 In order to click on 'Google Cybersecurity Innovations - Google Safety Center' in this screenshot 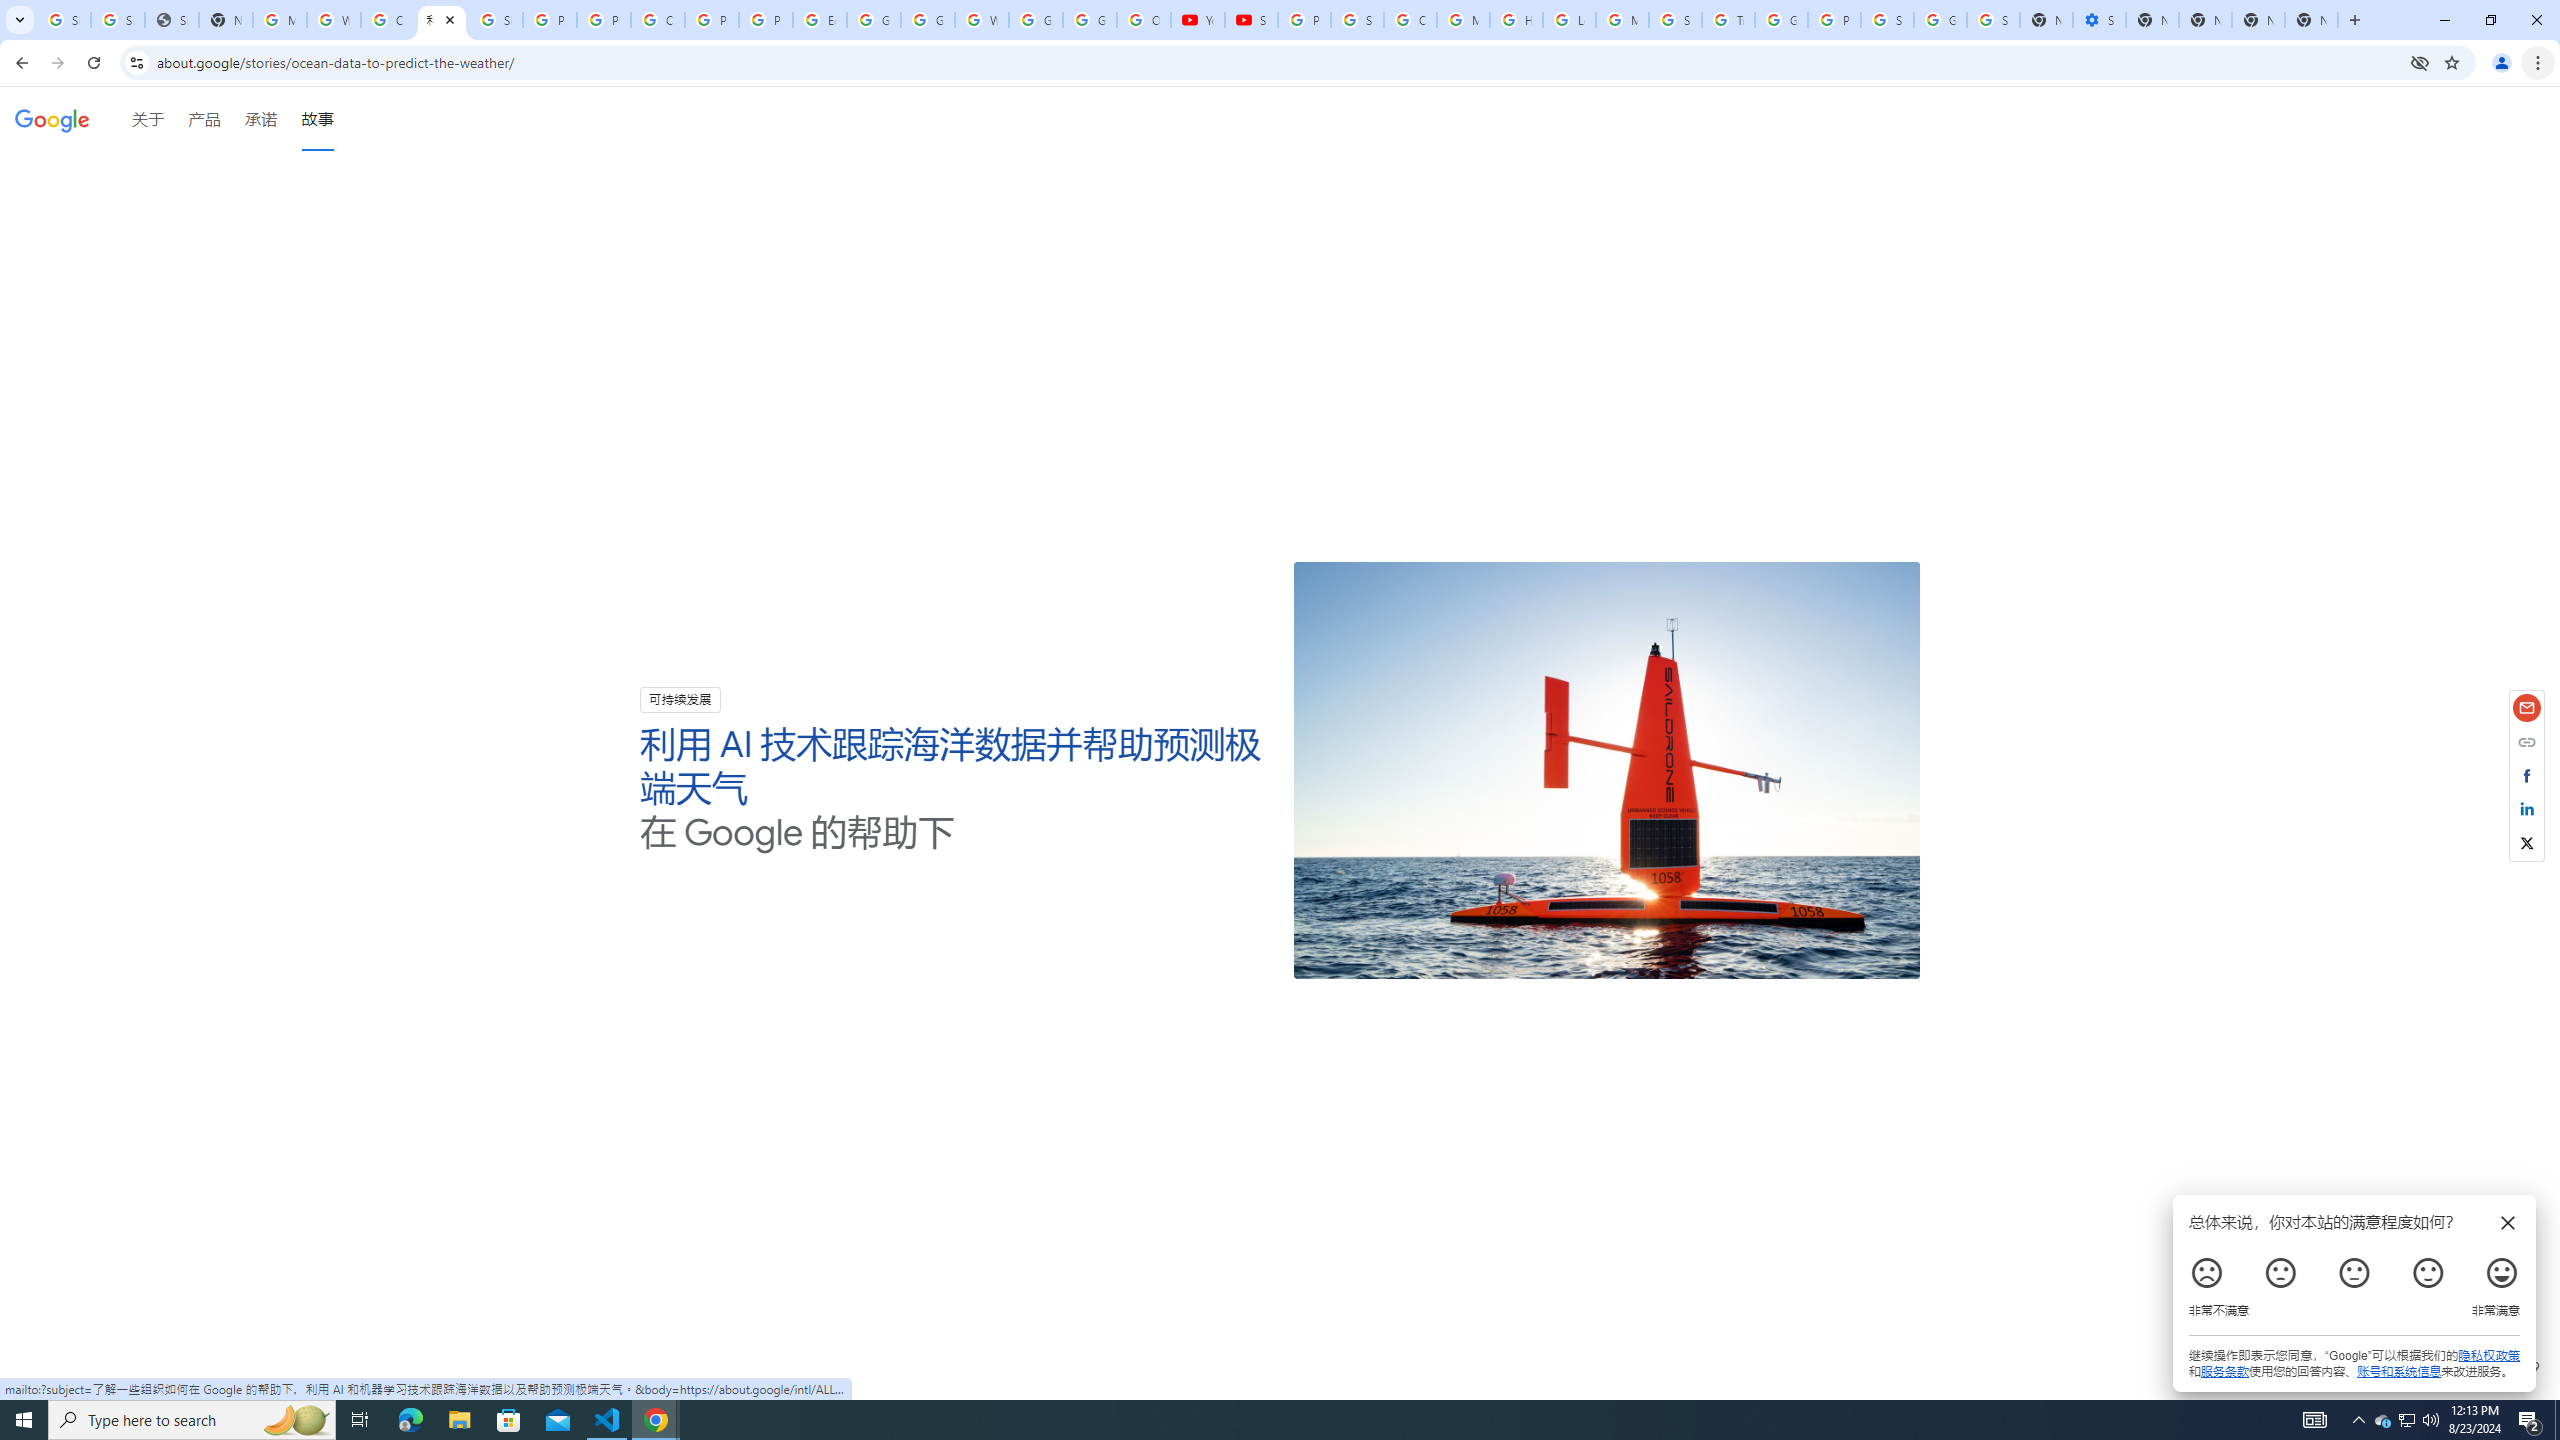, I will do `click(1940, 19)`.